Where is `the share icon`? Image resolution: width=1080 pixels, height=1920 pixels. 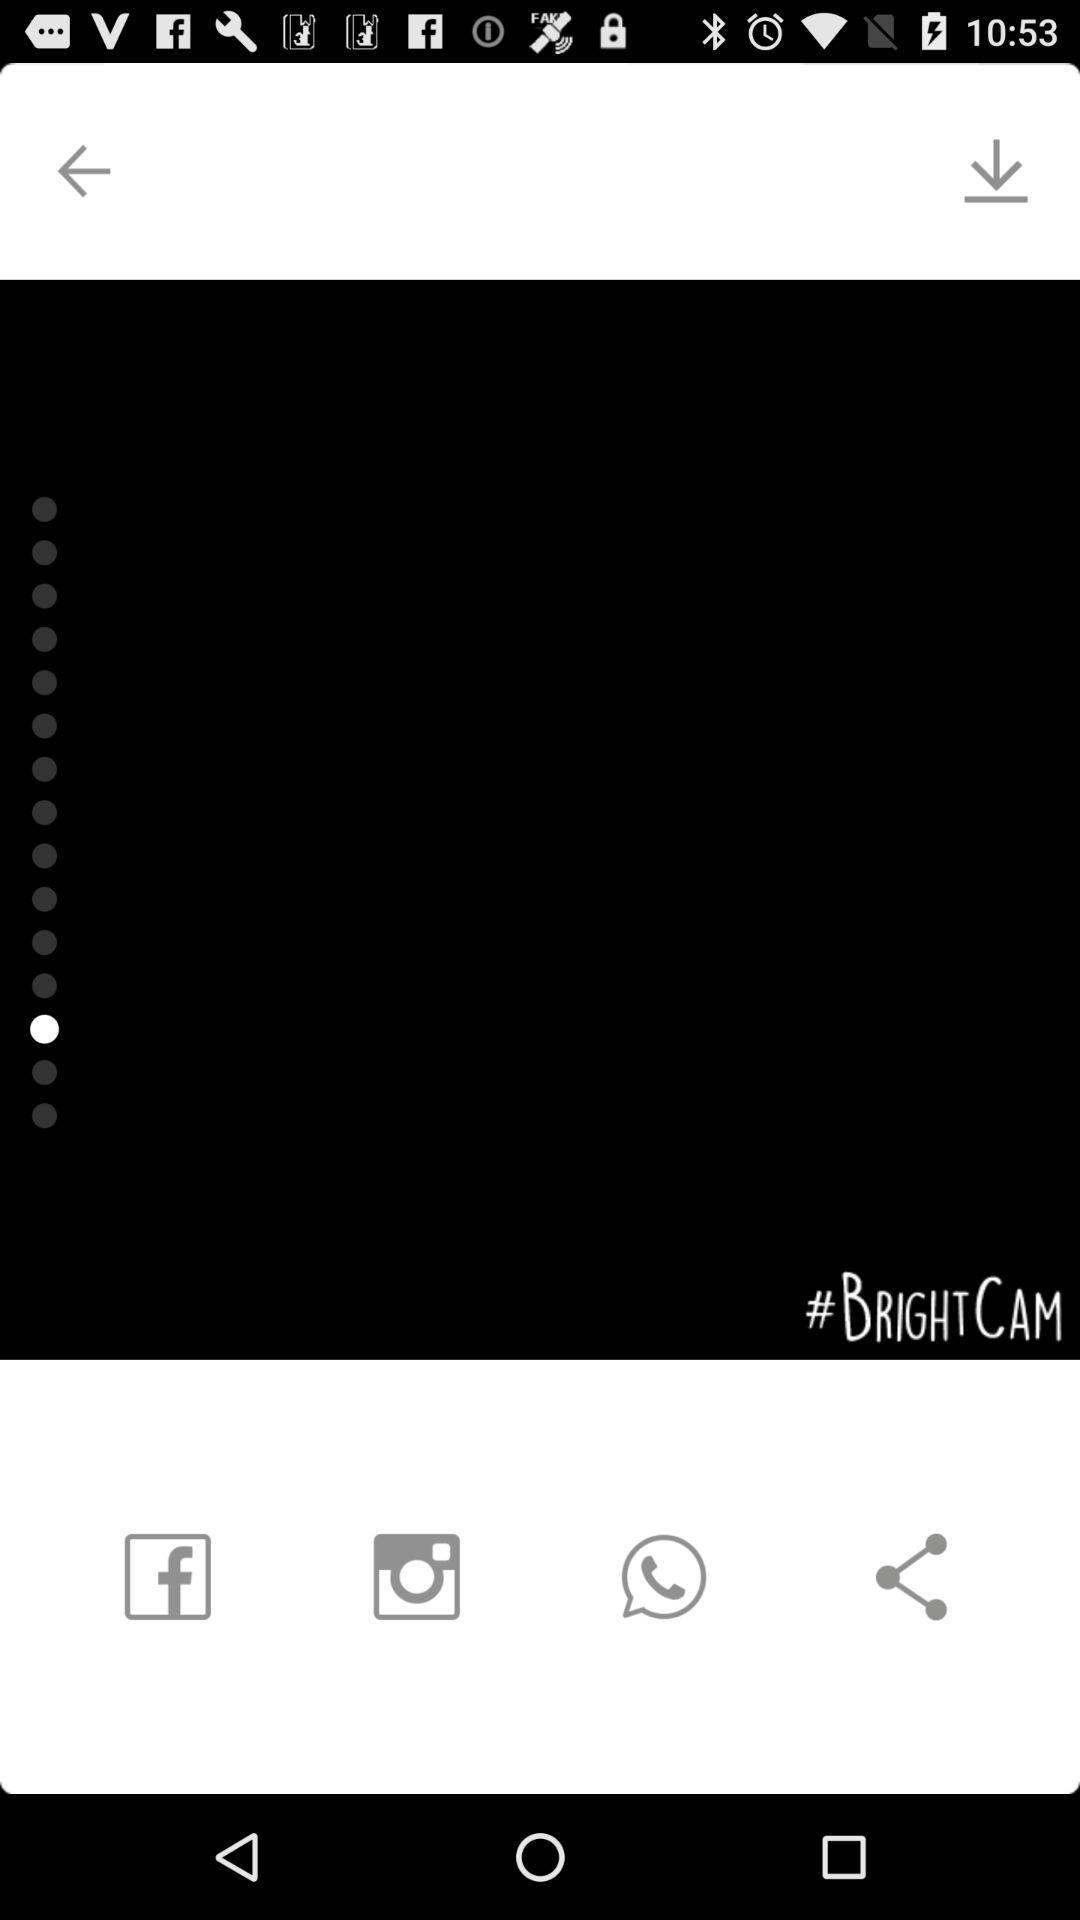 the share icon is located at coordinates (938, 1686).